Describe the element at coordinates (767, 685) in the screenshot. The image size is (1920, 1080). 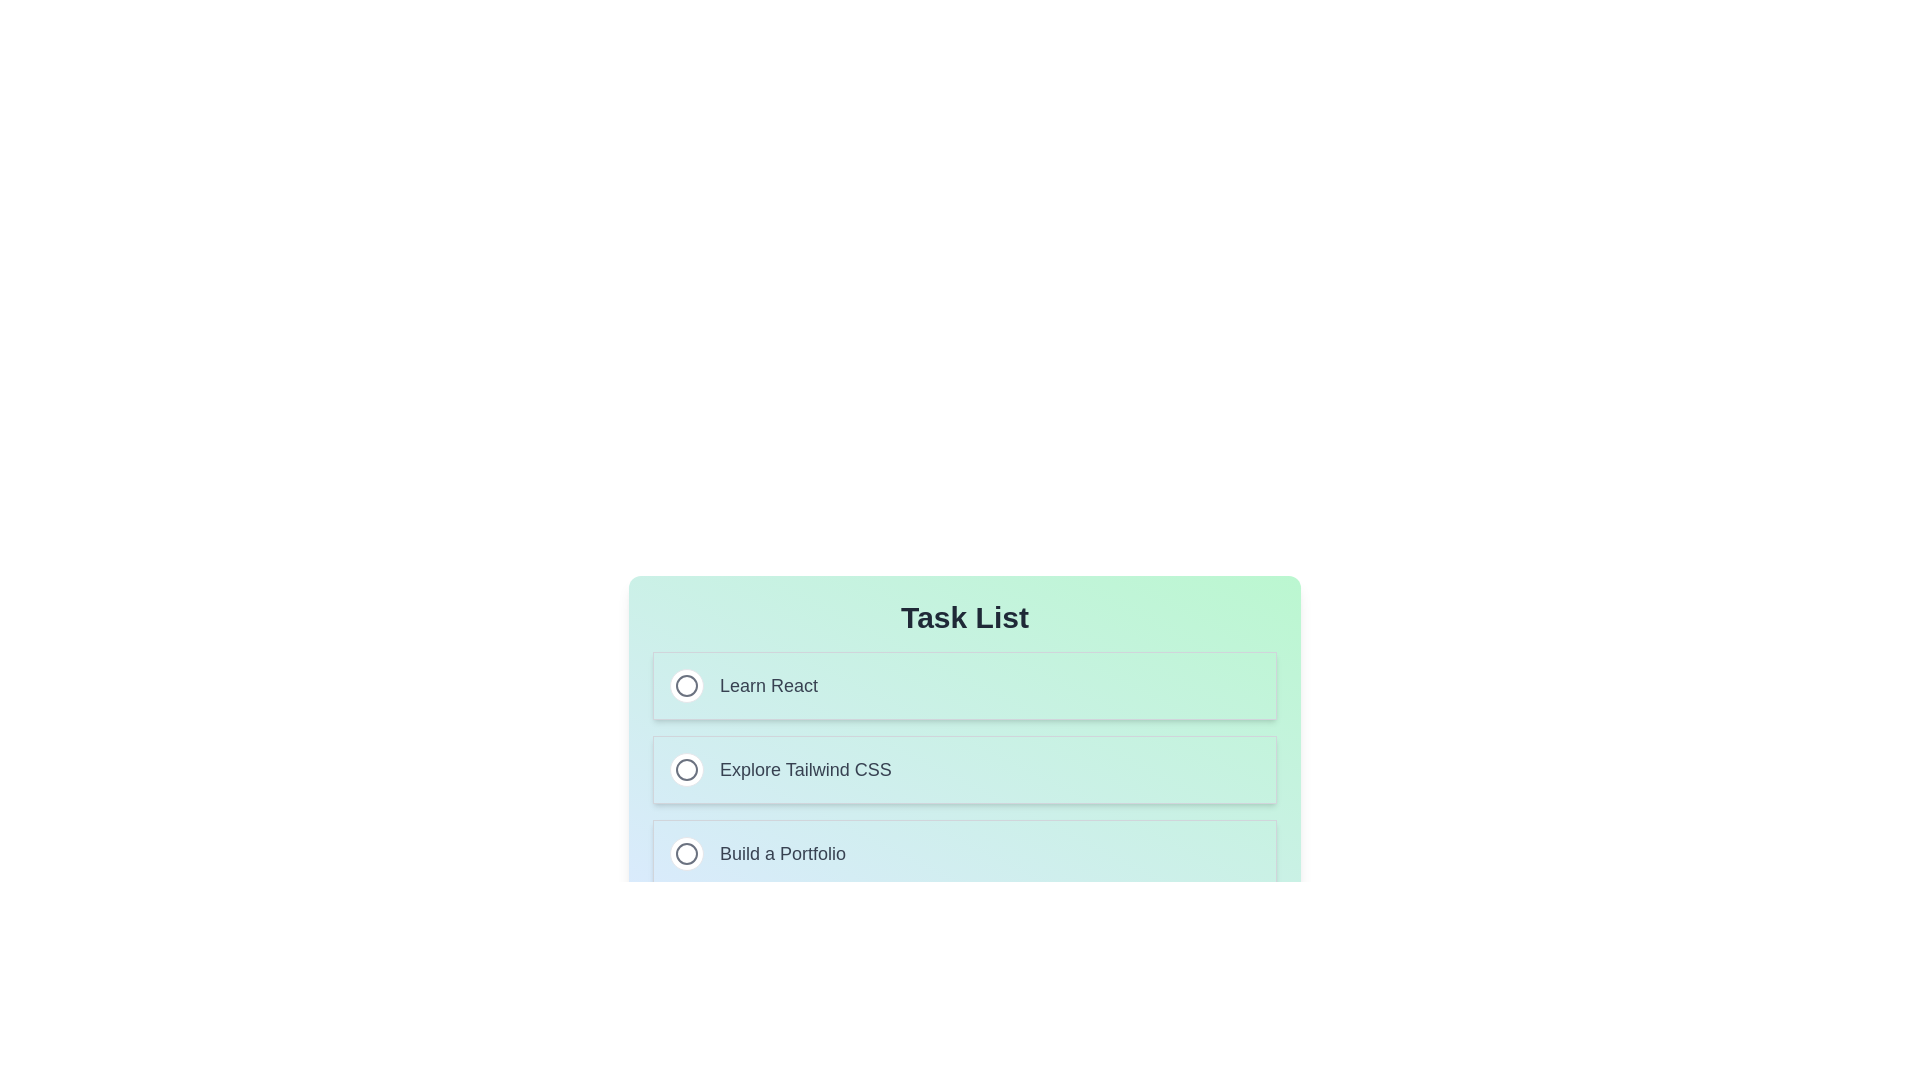
I see `text label located to the right of the circle icon in the first card of the task management interface` at that location.